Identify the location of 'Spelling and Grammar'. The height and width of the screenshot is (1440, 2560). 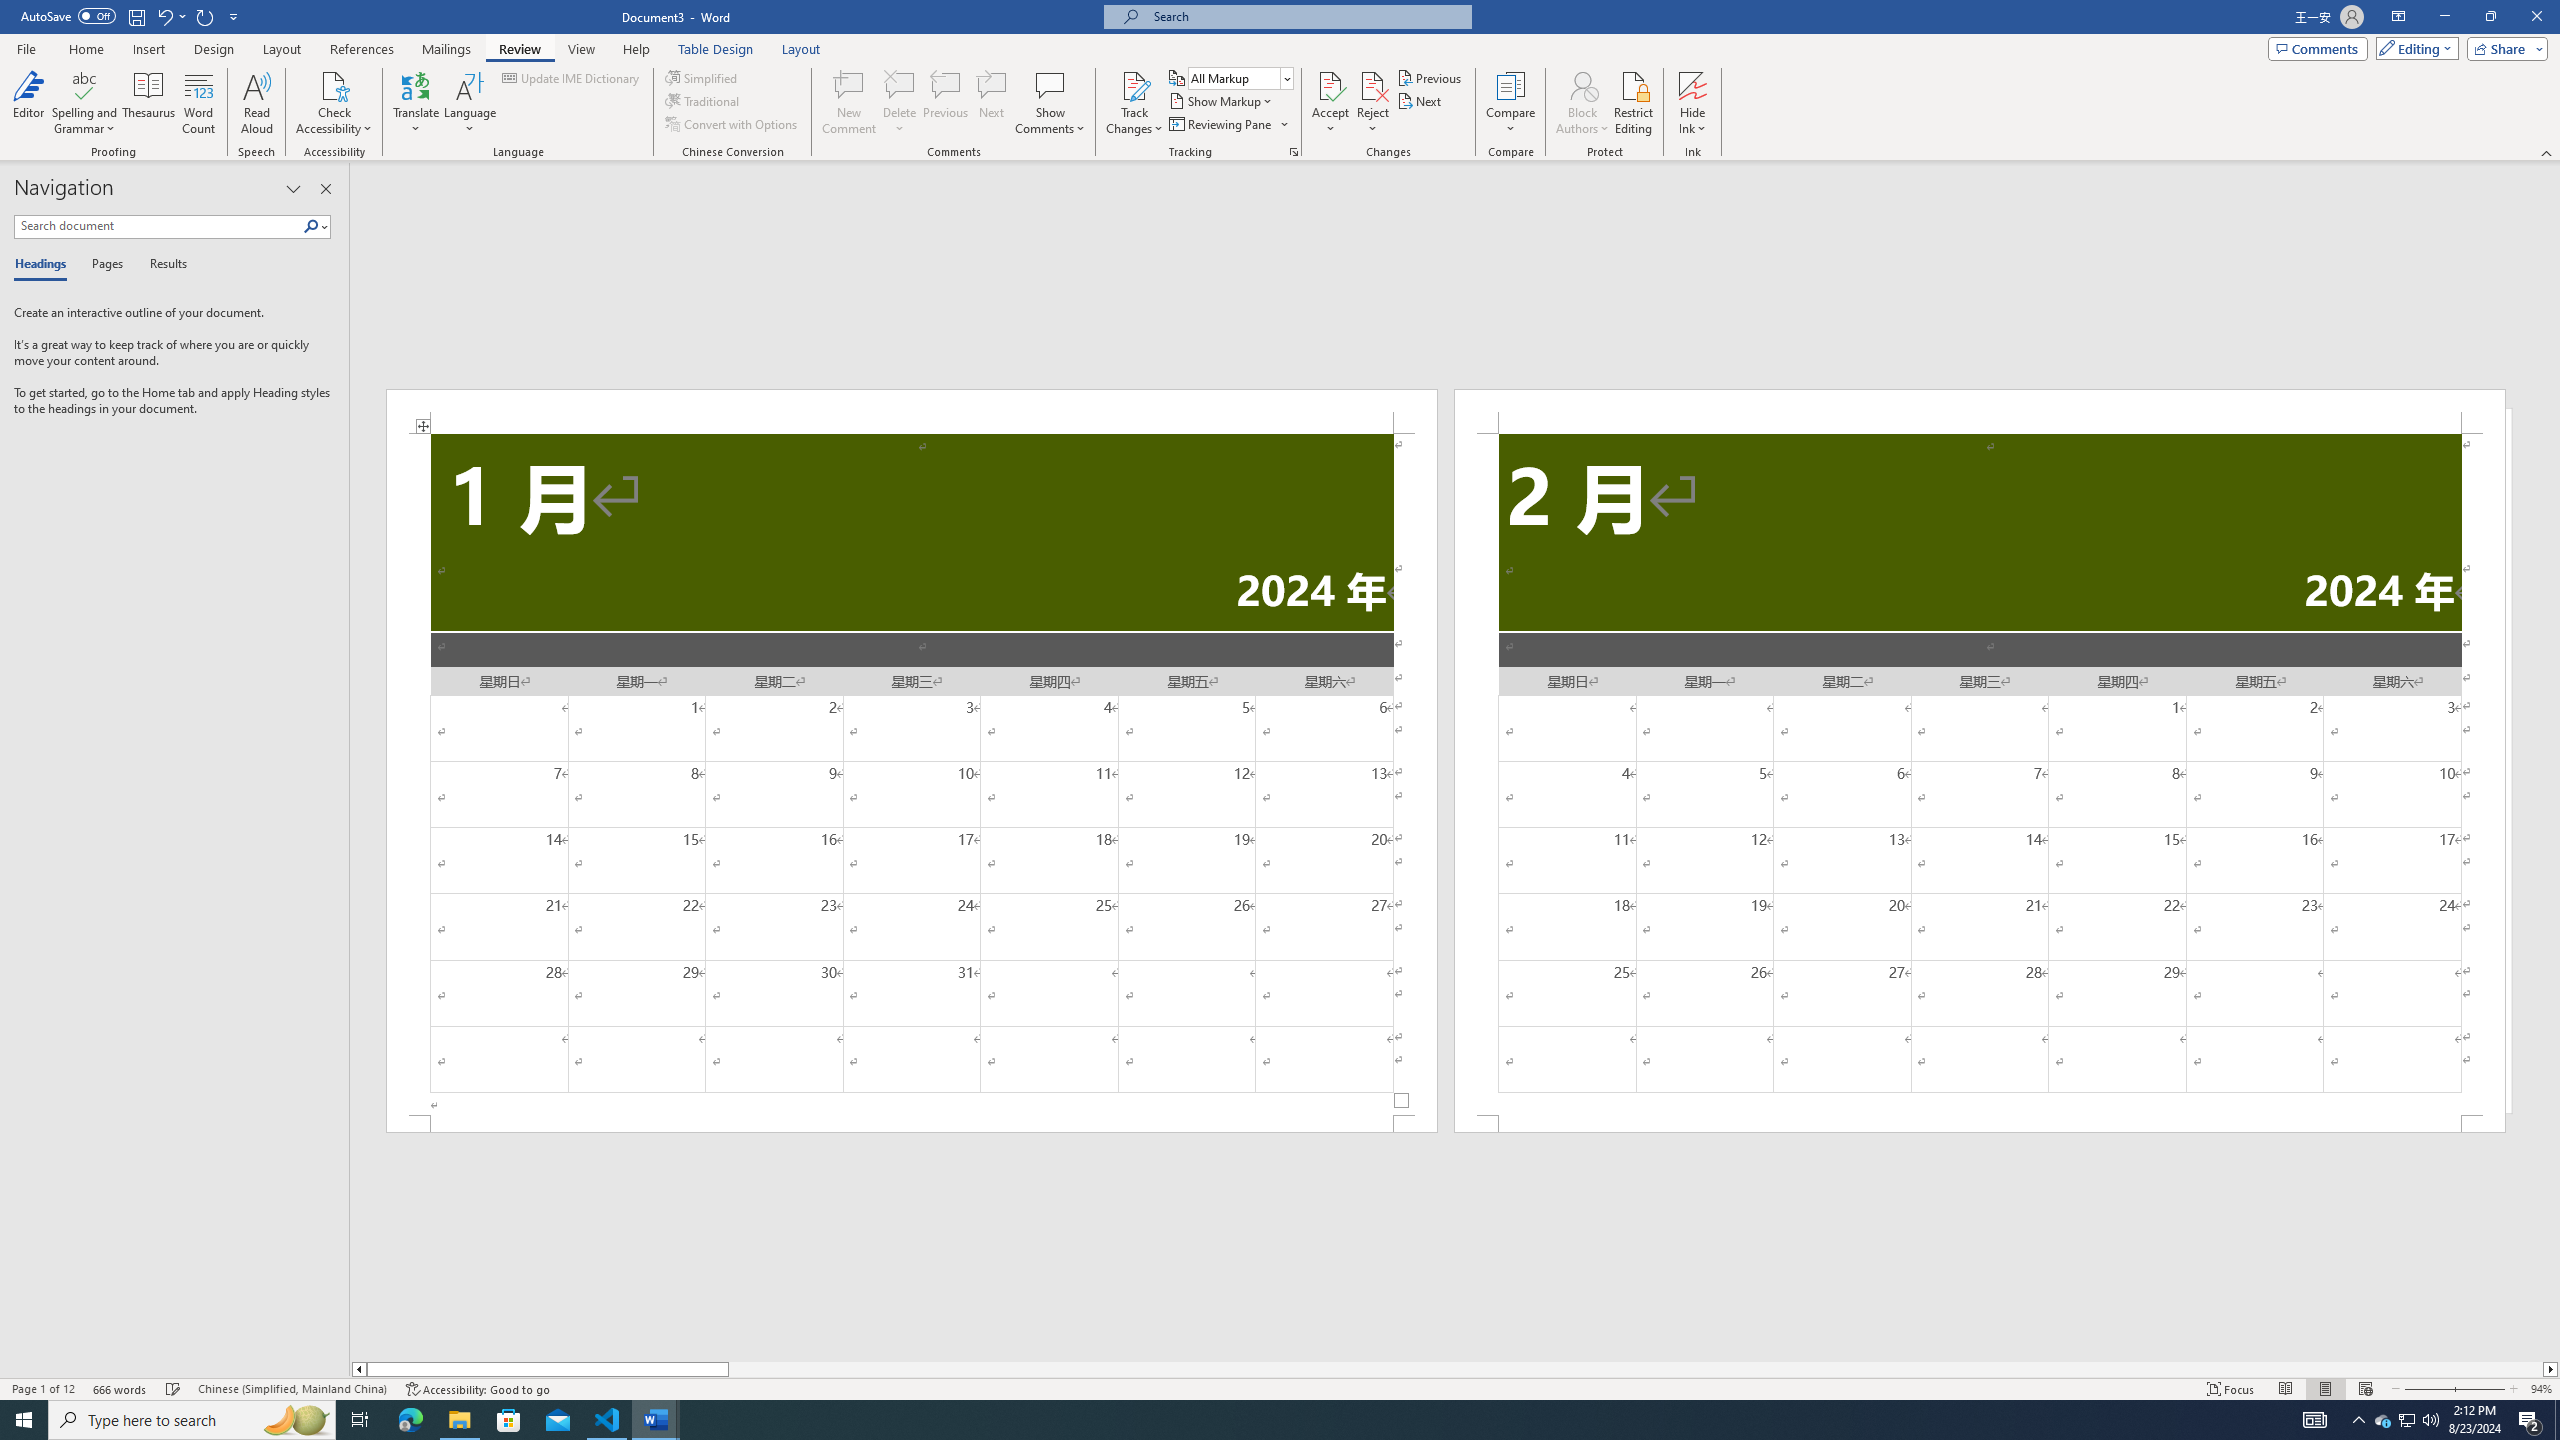
(85, 103).